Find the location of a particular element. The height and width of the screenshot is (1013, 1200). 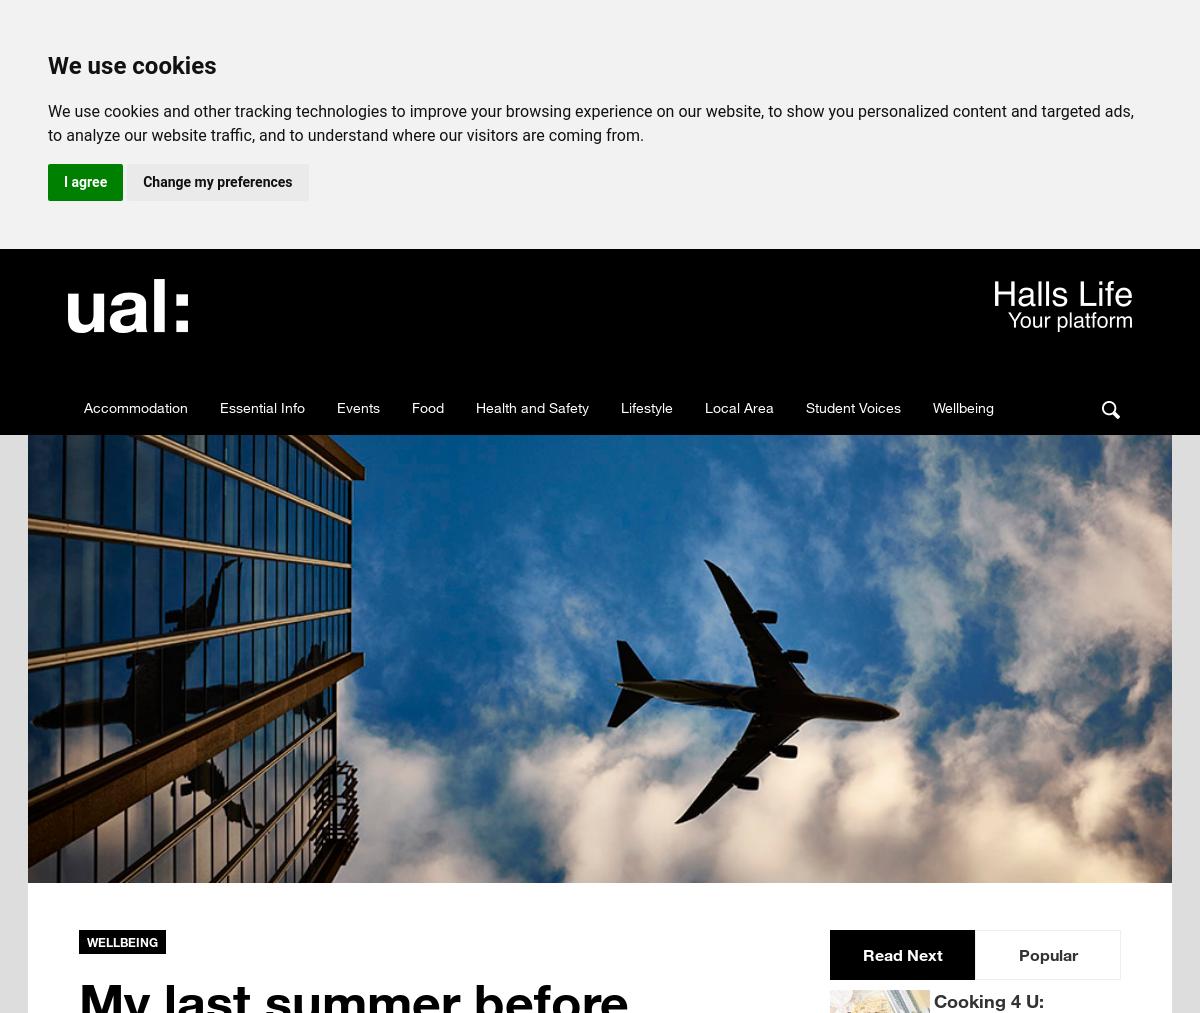

'Food' is located at coordinates (428, 406).